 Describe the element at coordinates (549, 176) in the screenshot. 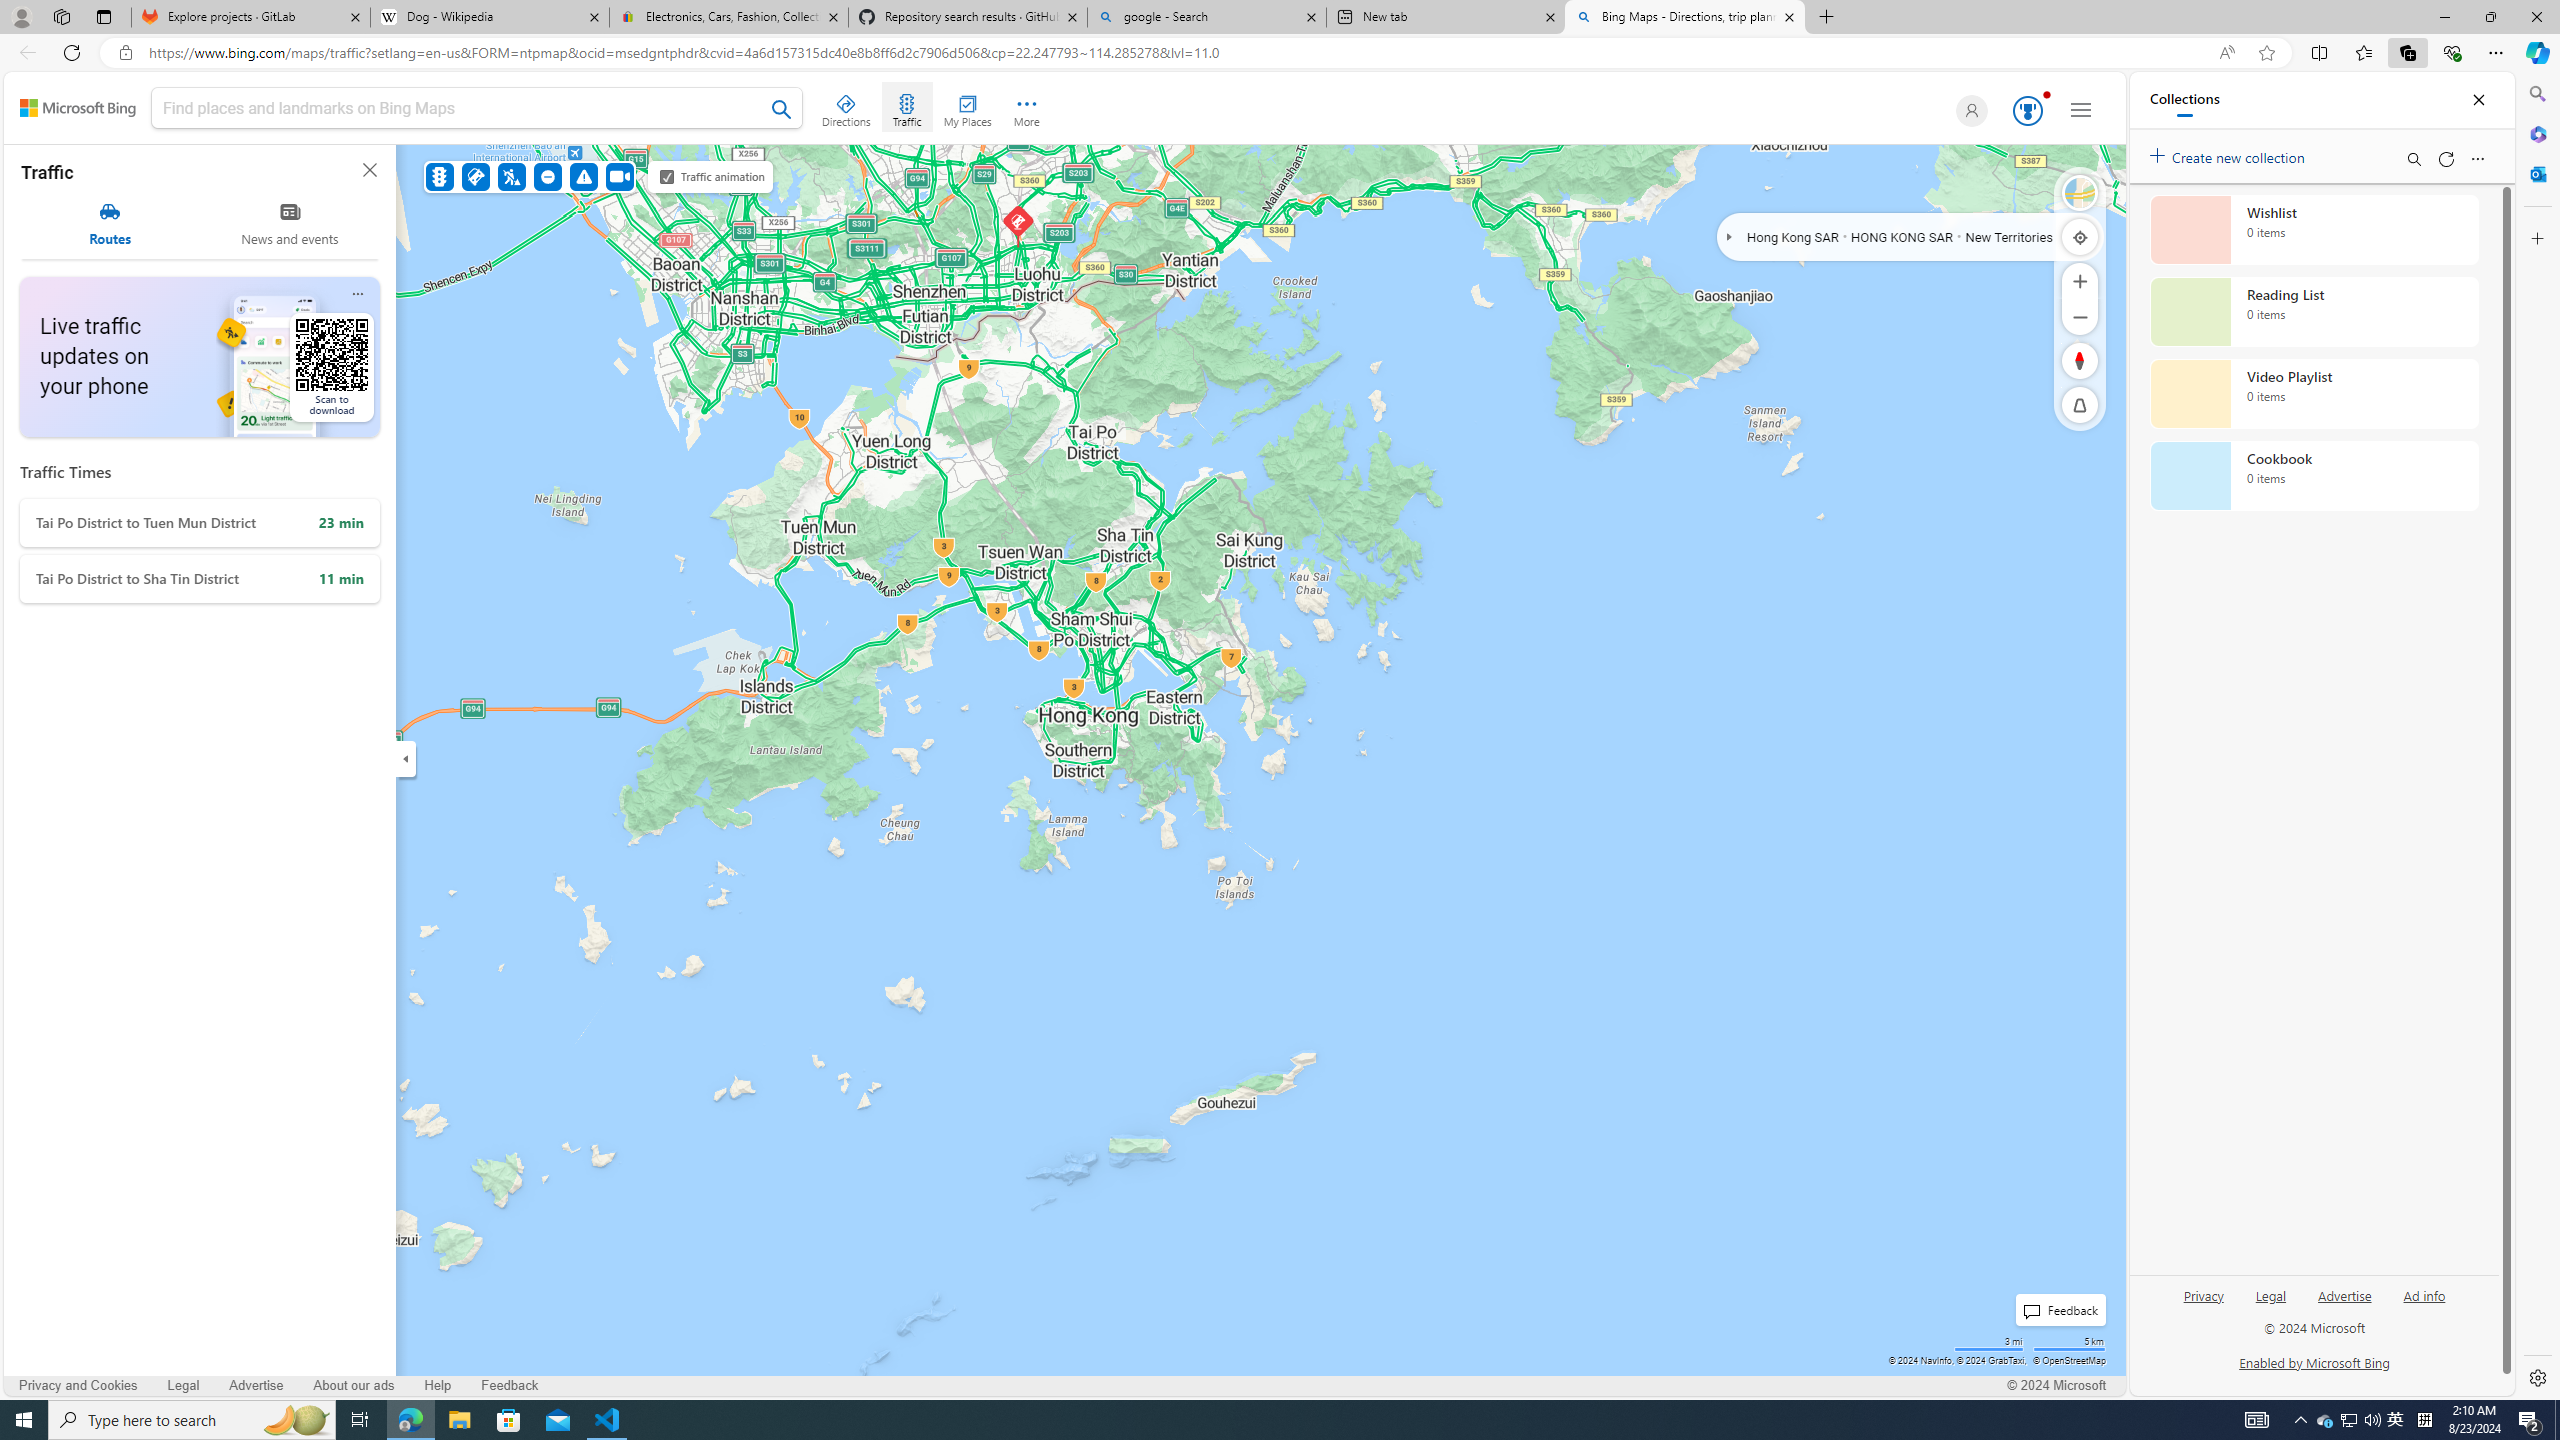

I see `'Road Closures'` at that location.